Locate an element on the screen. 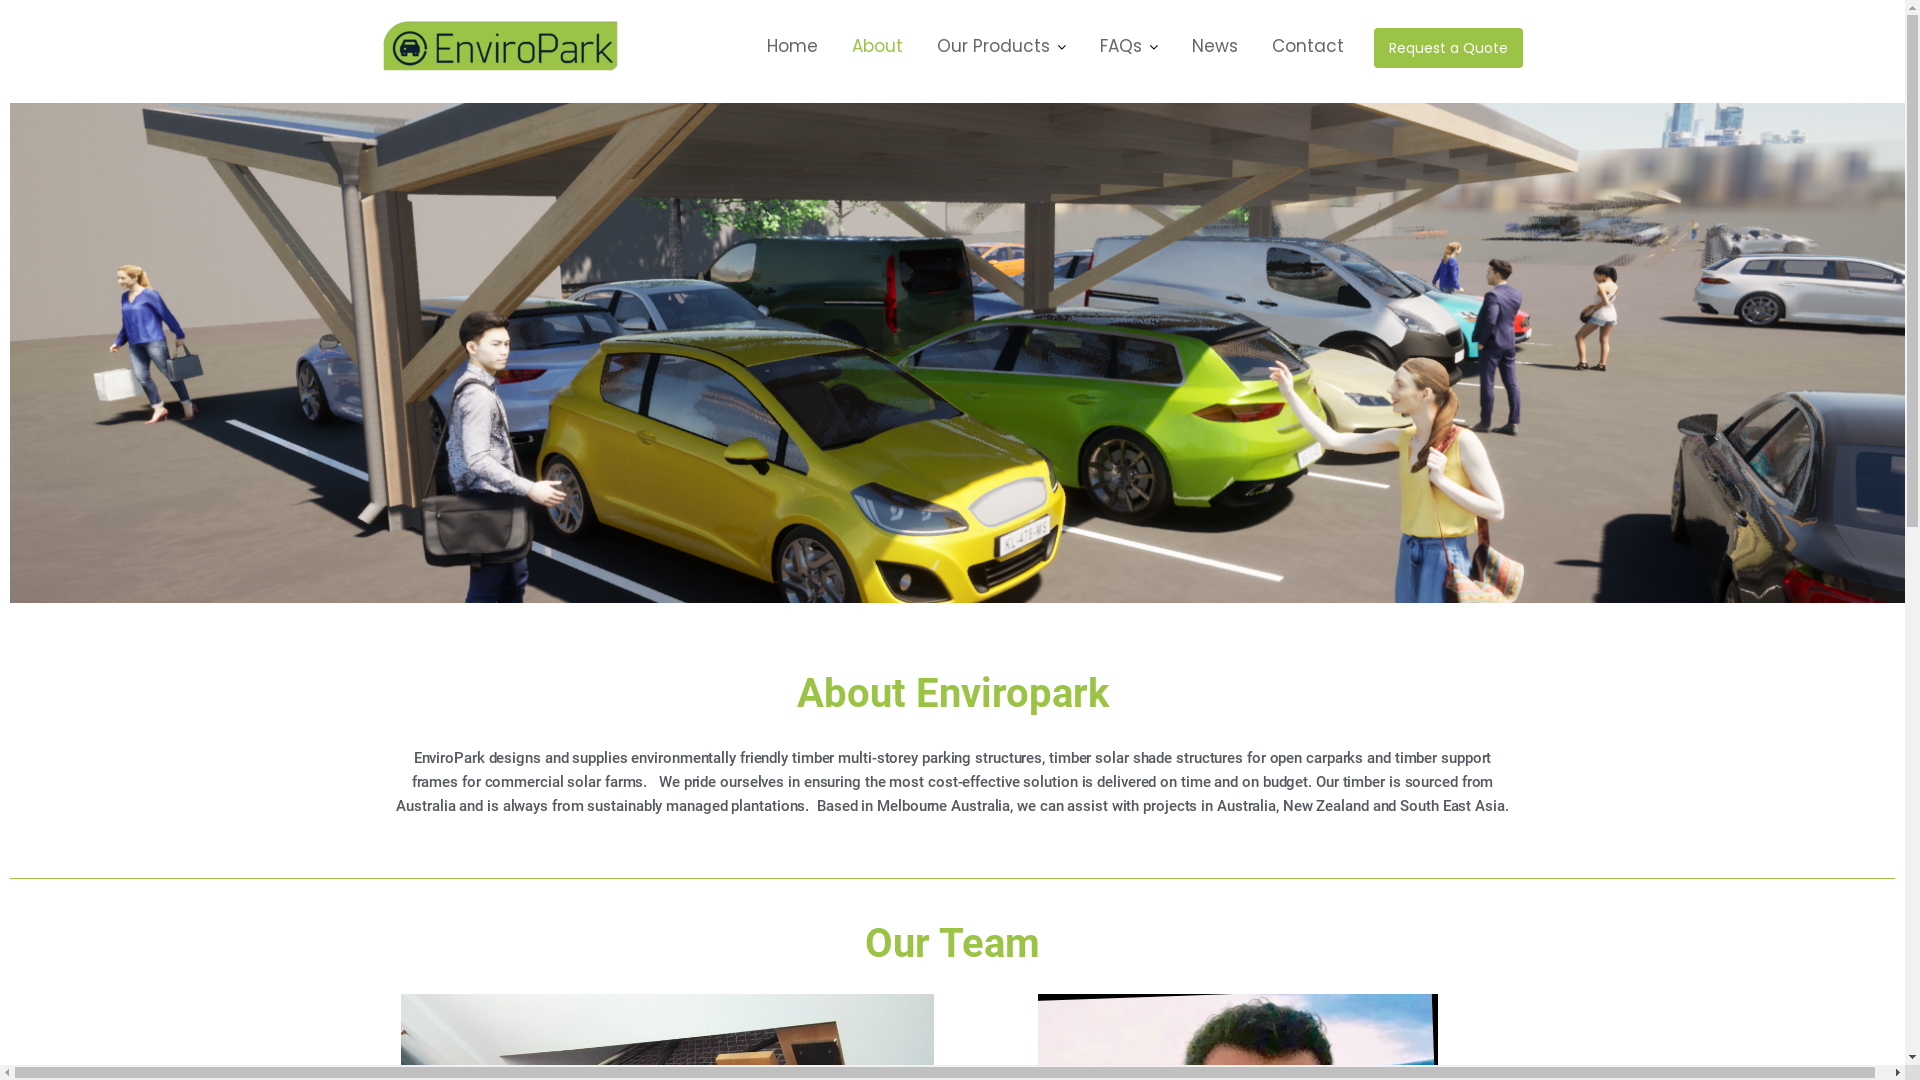  'Request a Quote' is located at coordinates (1448, 46).